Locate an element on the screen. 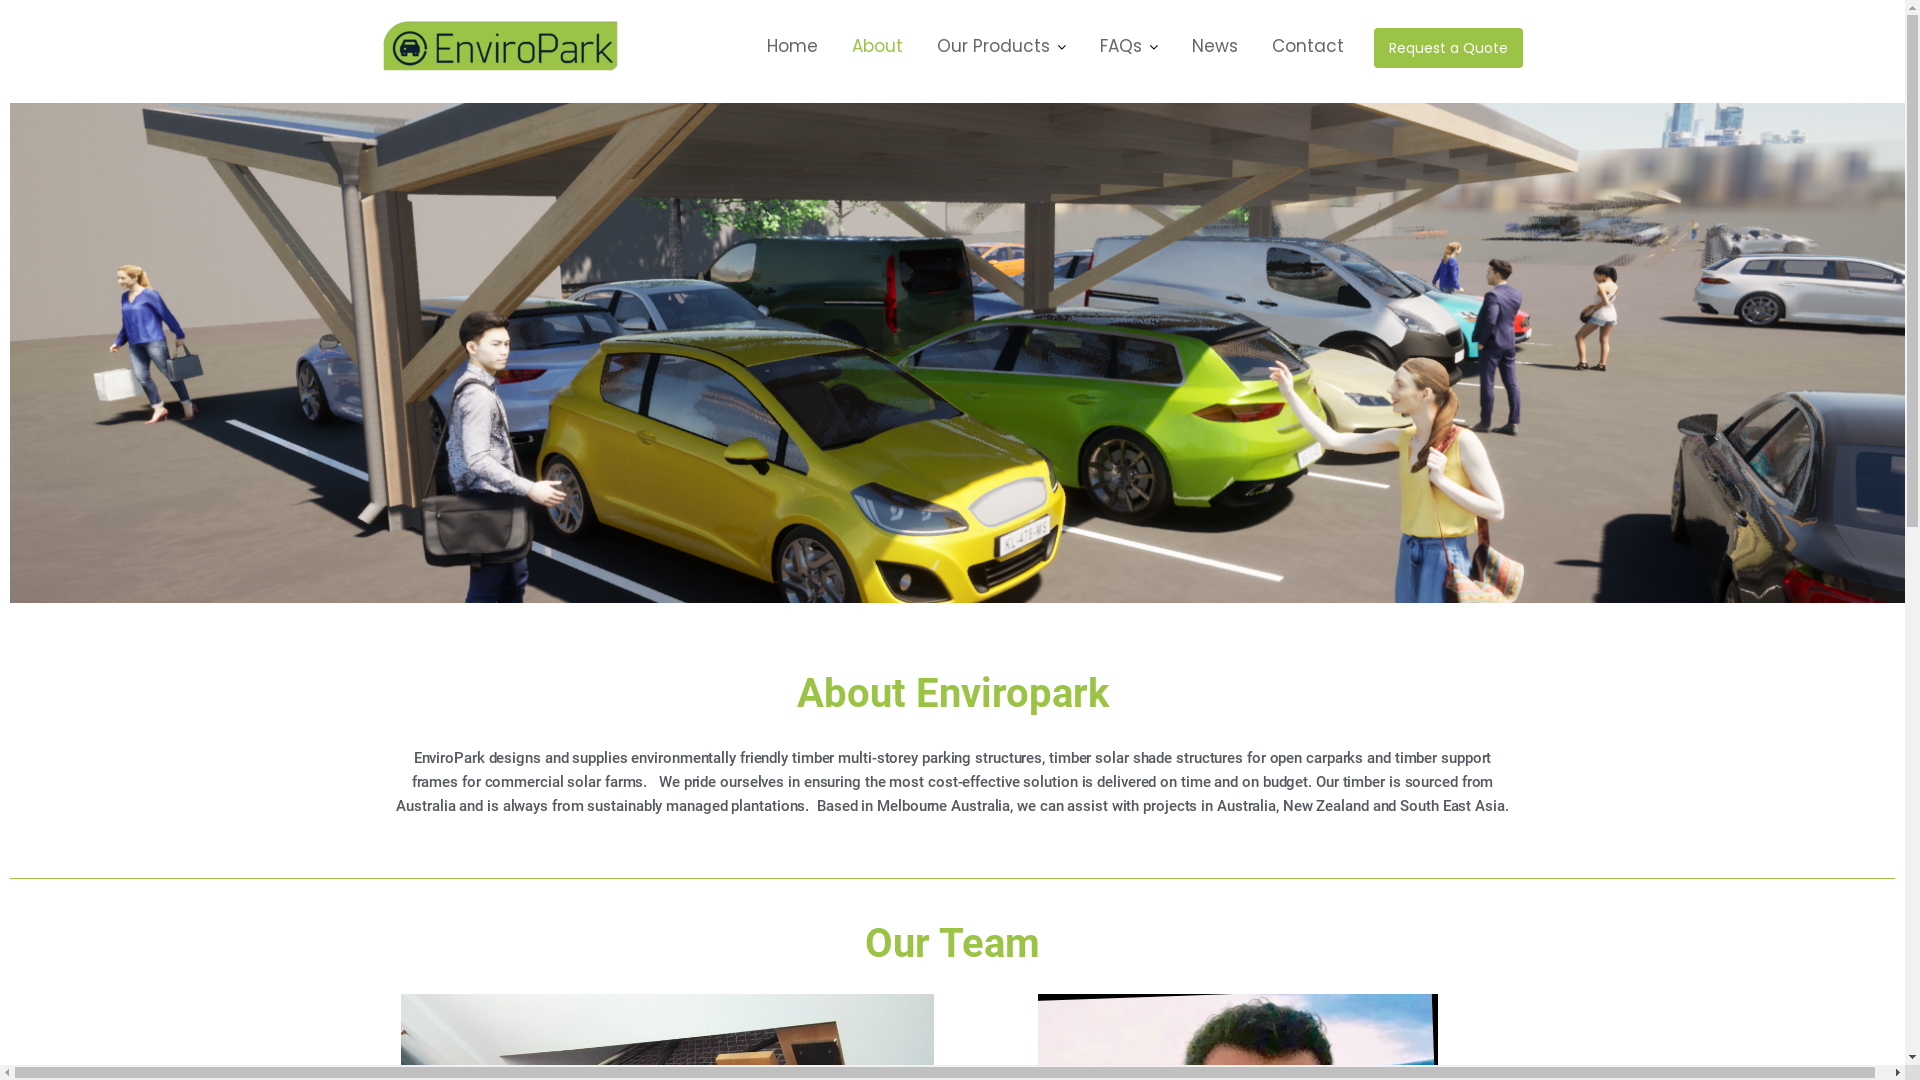  'Request a Quote' is located at coordinates (1448, 46).